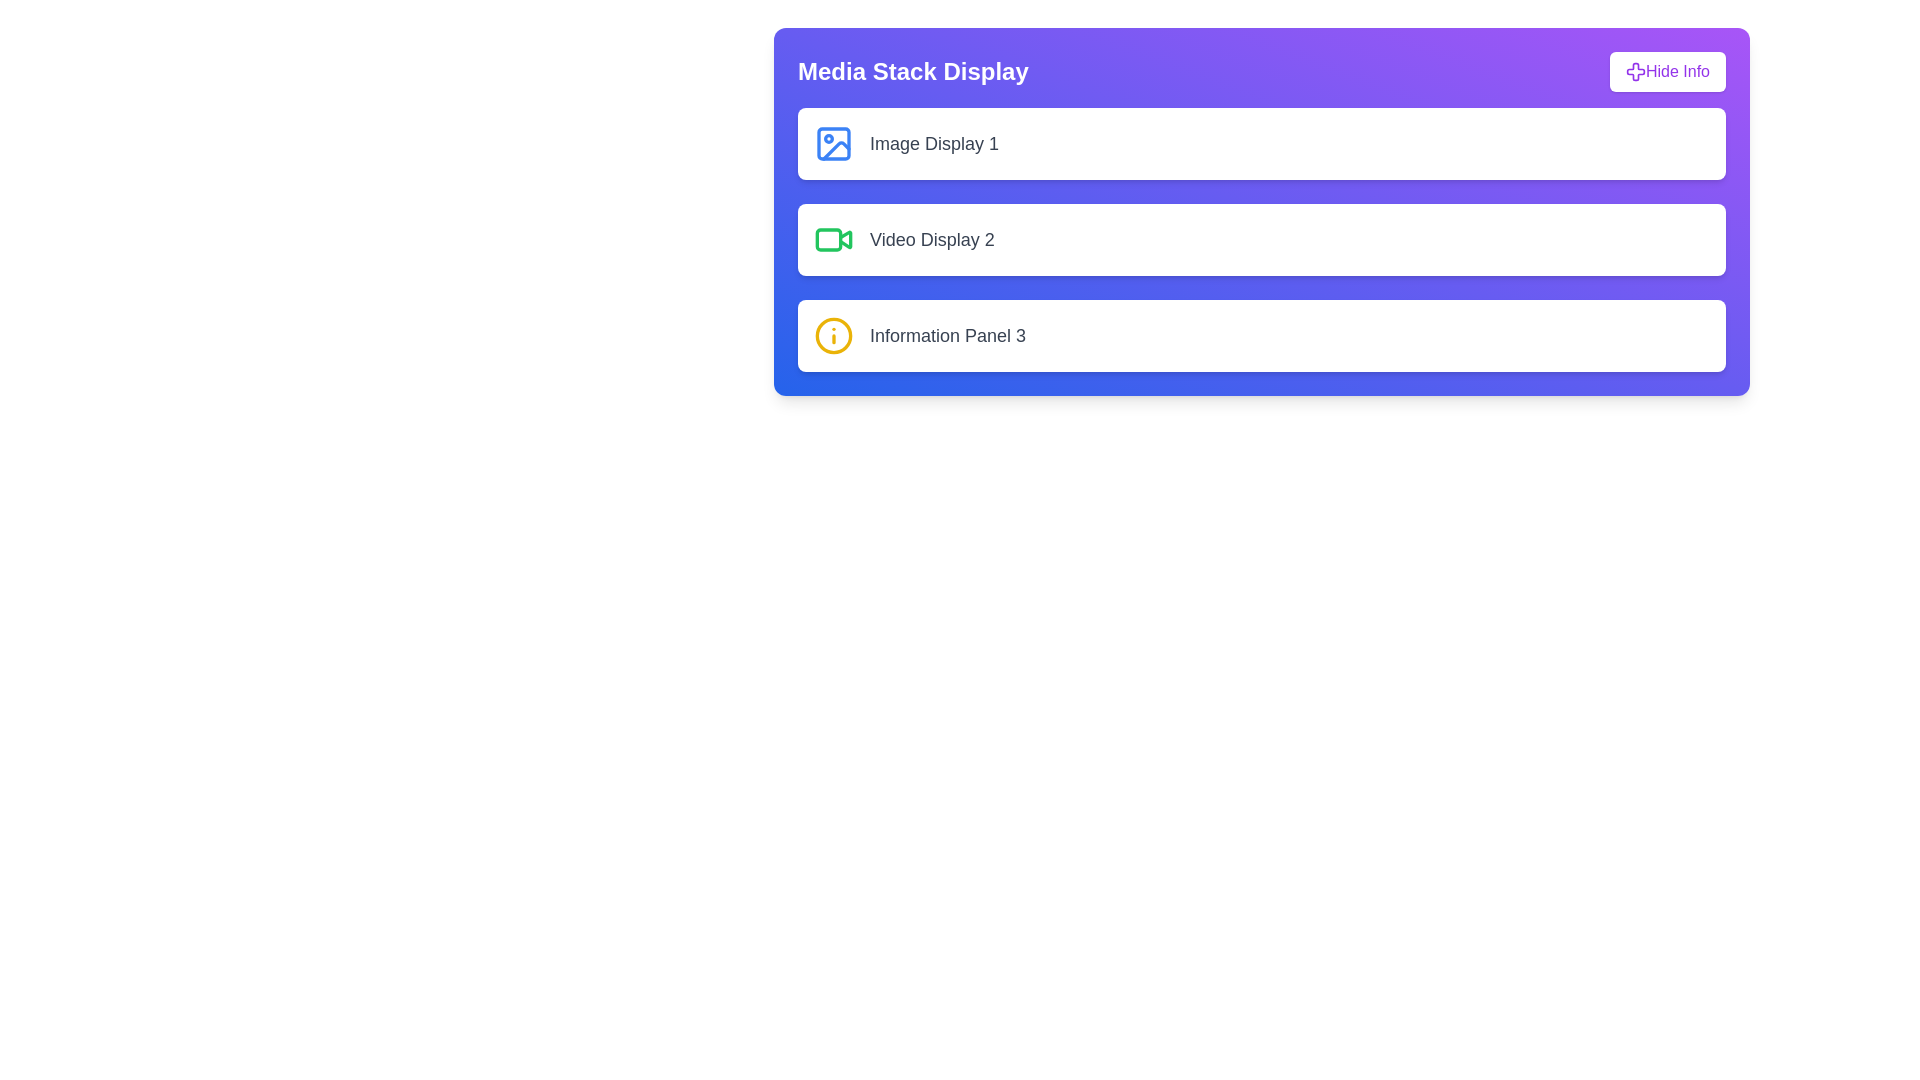 The width and height of the screenshot is (1920, 1080). I want to click on the graphical circle element that enhances the design of the information icon in the 'Information Panel 3', located on the leftmost side of the panel, so click(834, 334).